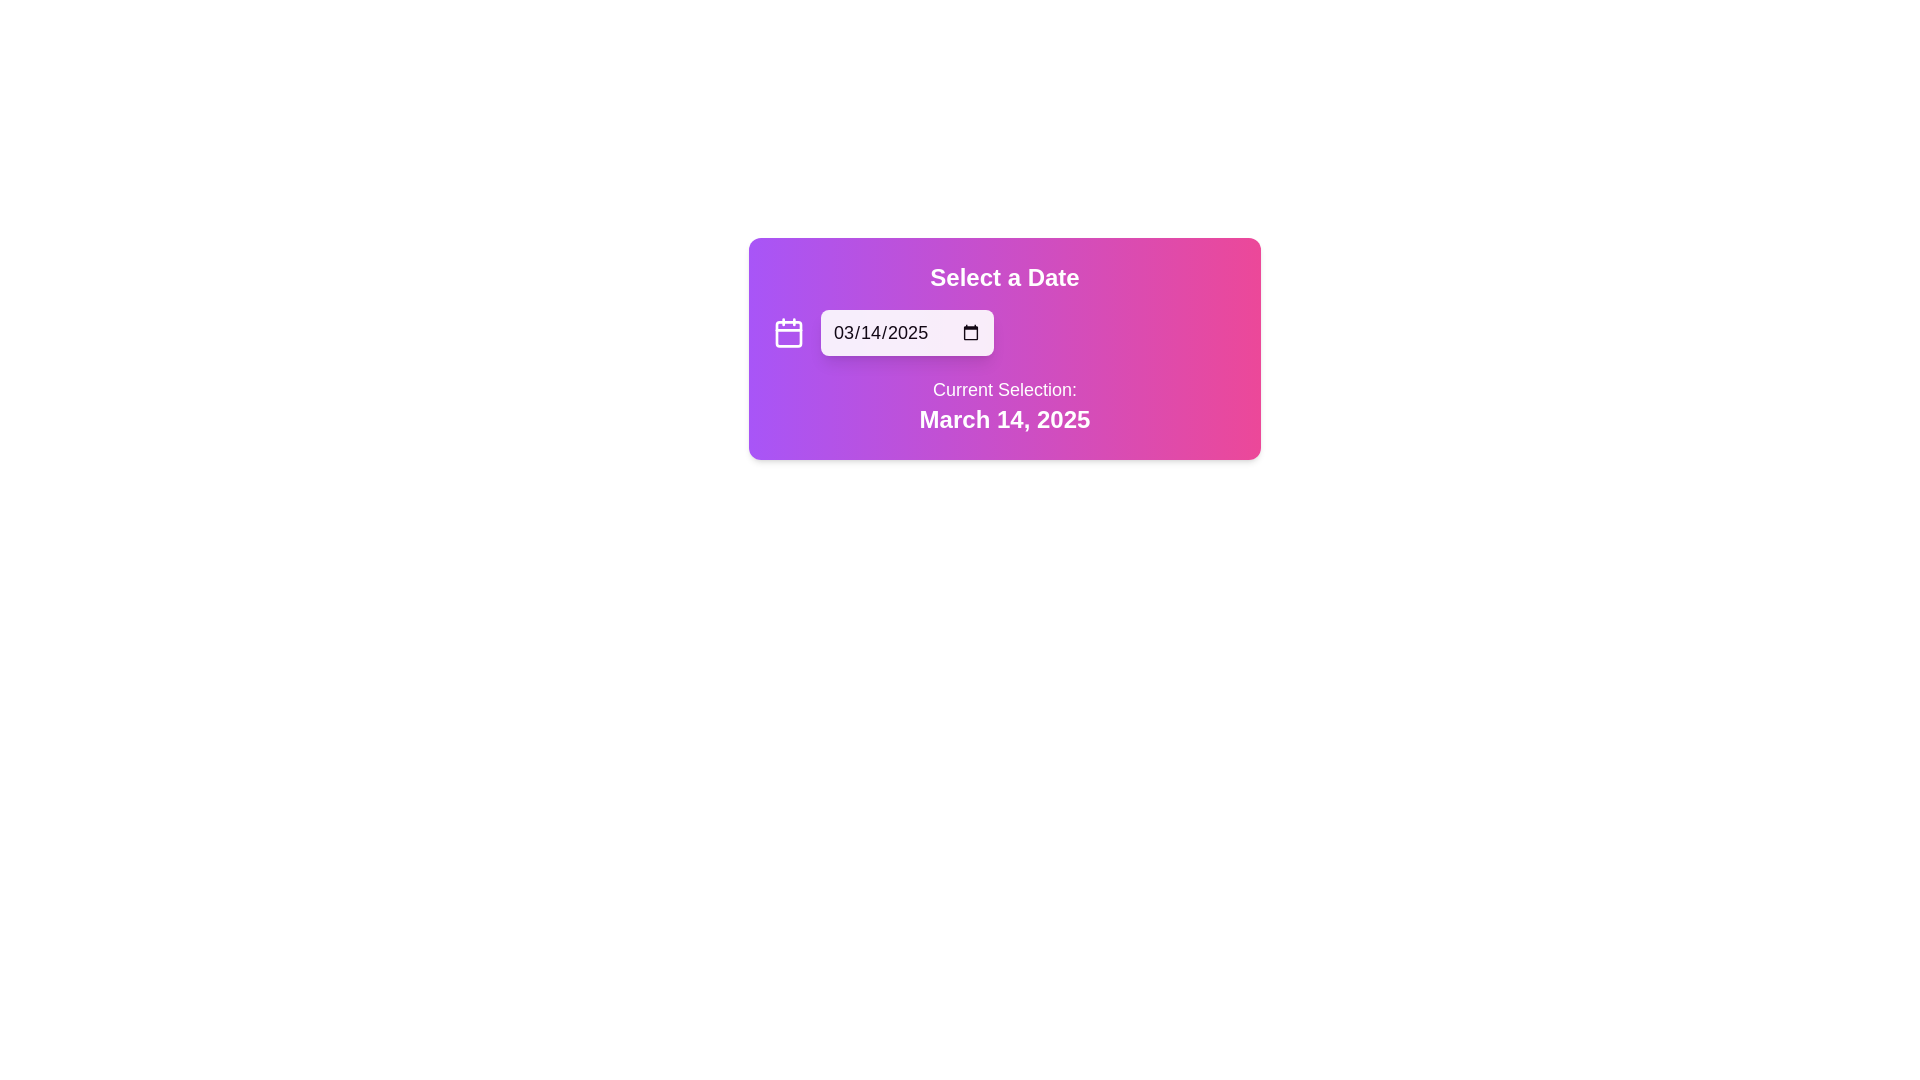 This screenshot has height=1080, width=1920. I want to click on the date input field styled with rounded corners, currently displaying '03/14/2025', so click(906, 331).